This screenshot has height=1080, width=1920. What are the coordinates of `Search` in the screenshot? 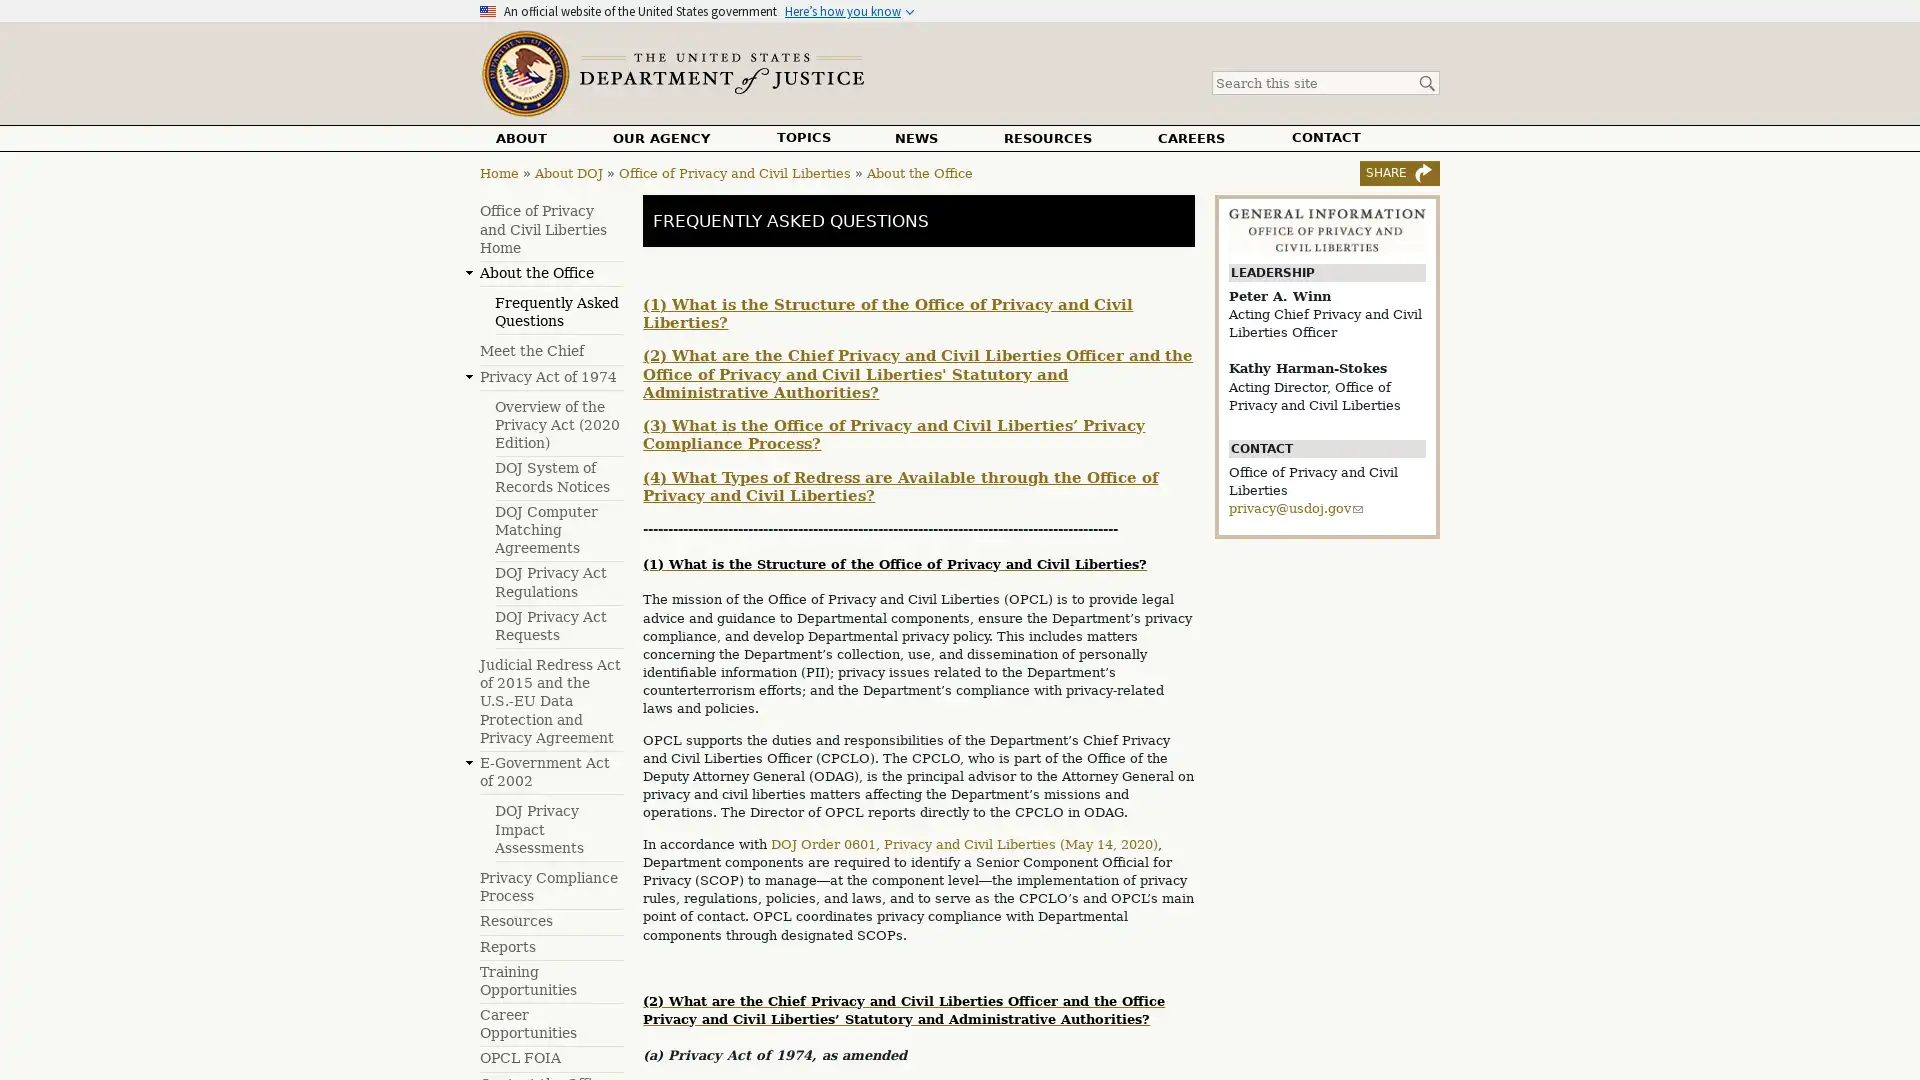 It's located at (1425, 83).